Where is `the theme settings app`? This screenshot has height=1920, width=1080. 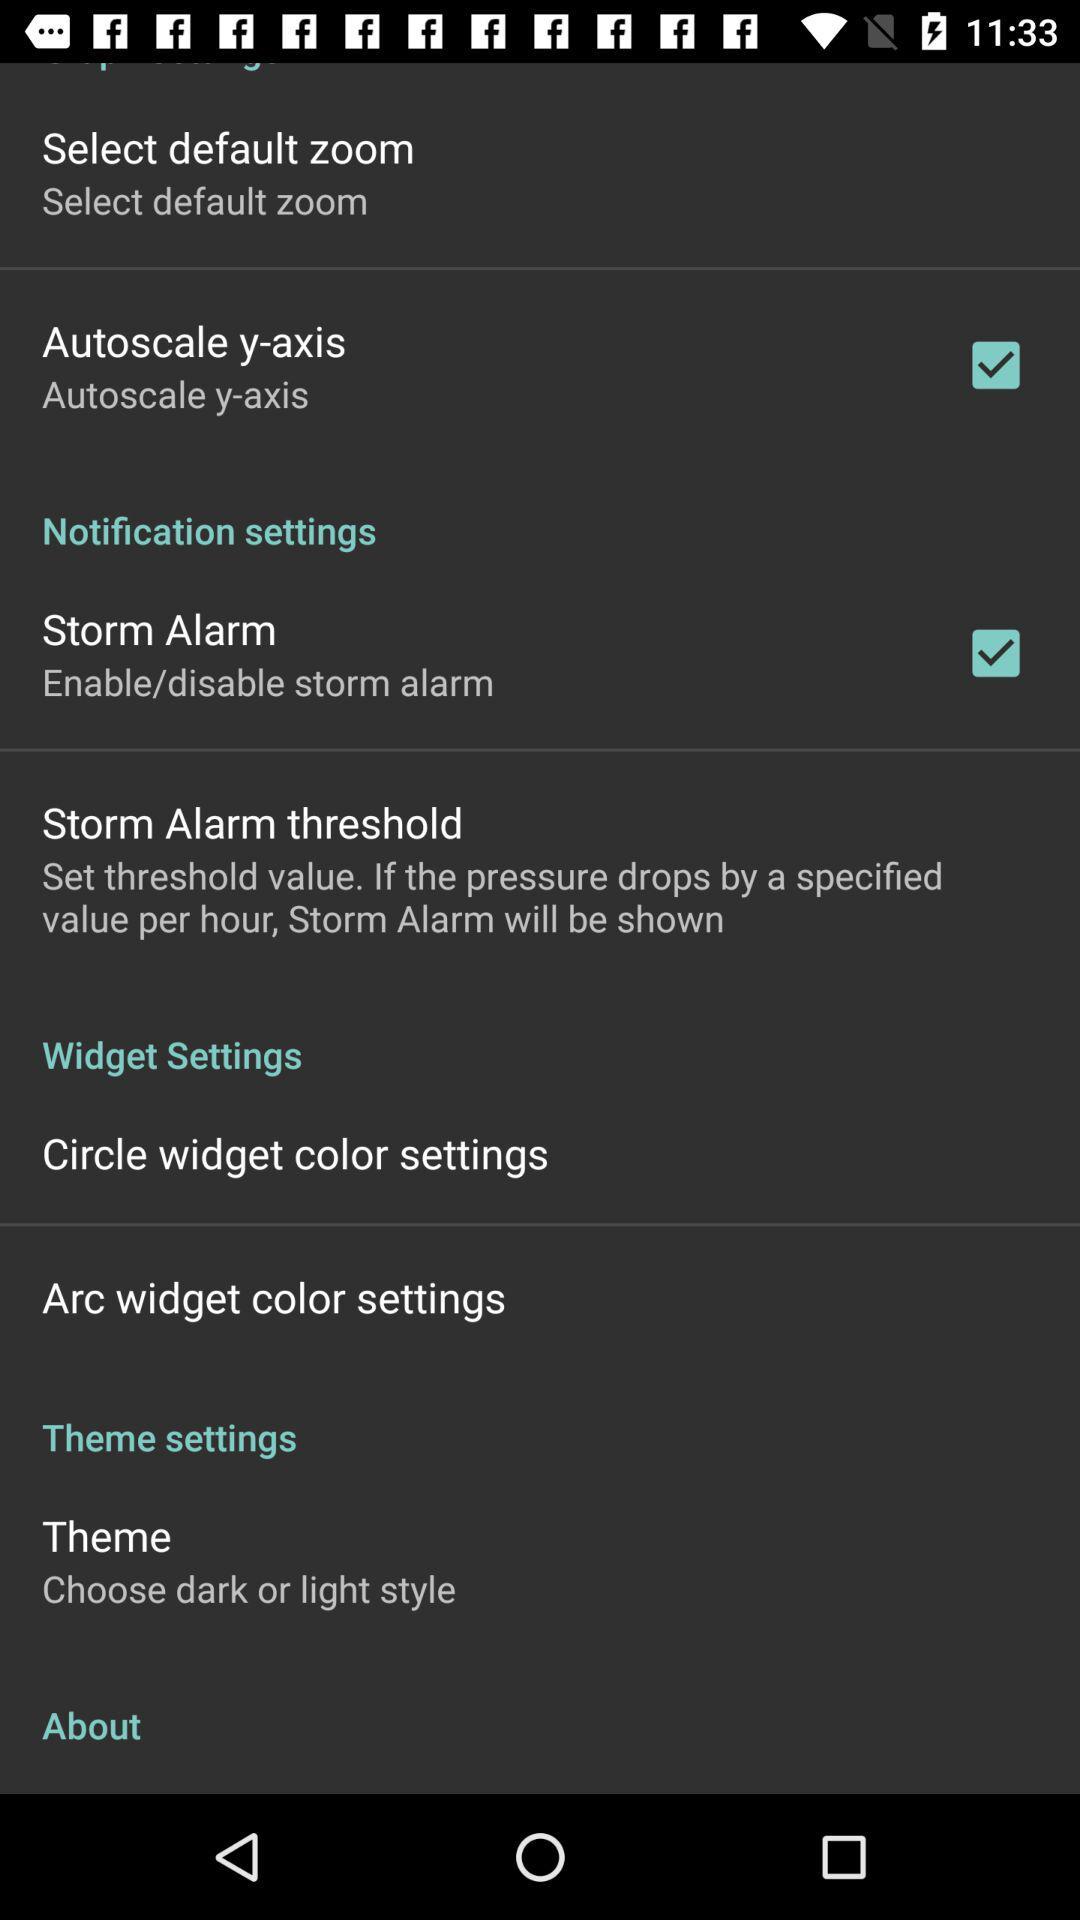
the theme settings app is located at coordinates (540, 1415).